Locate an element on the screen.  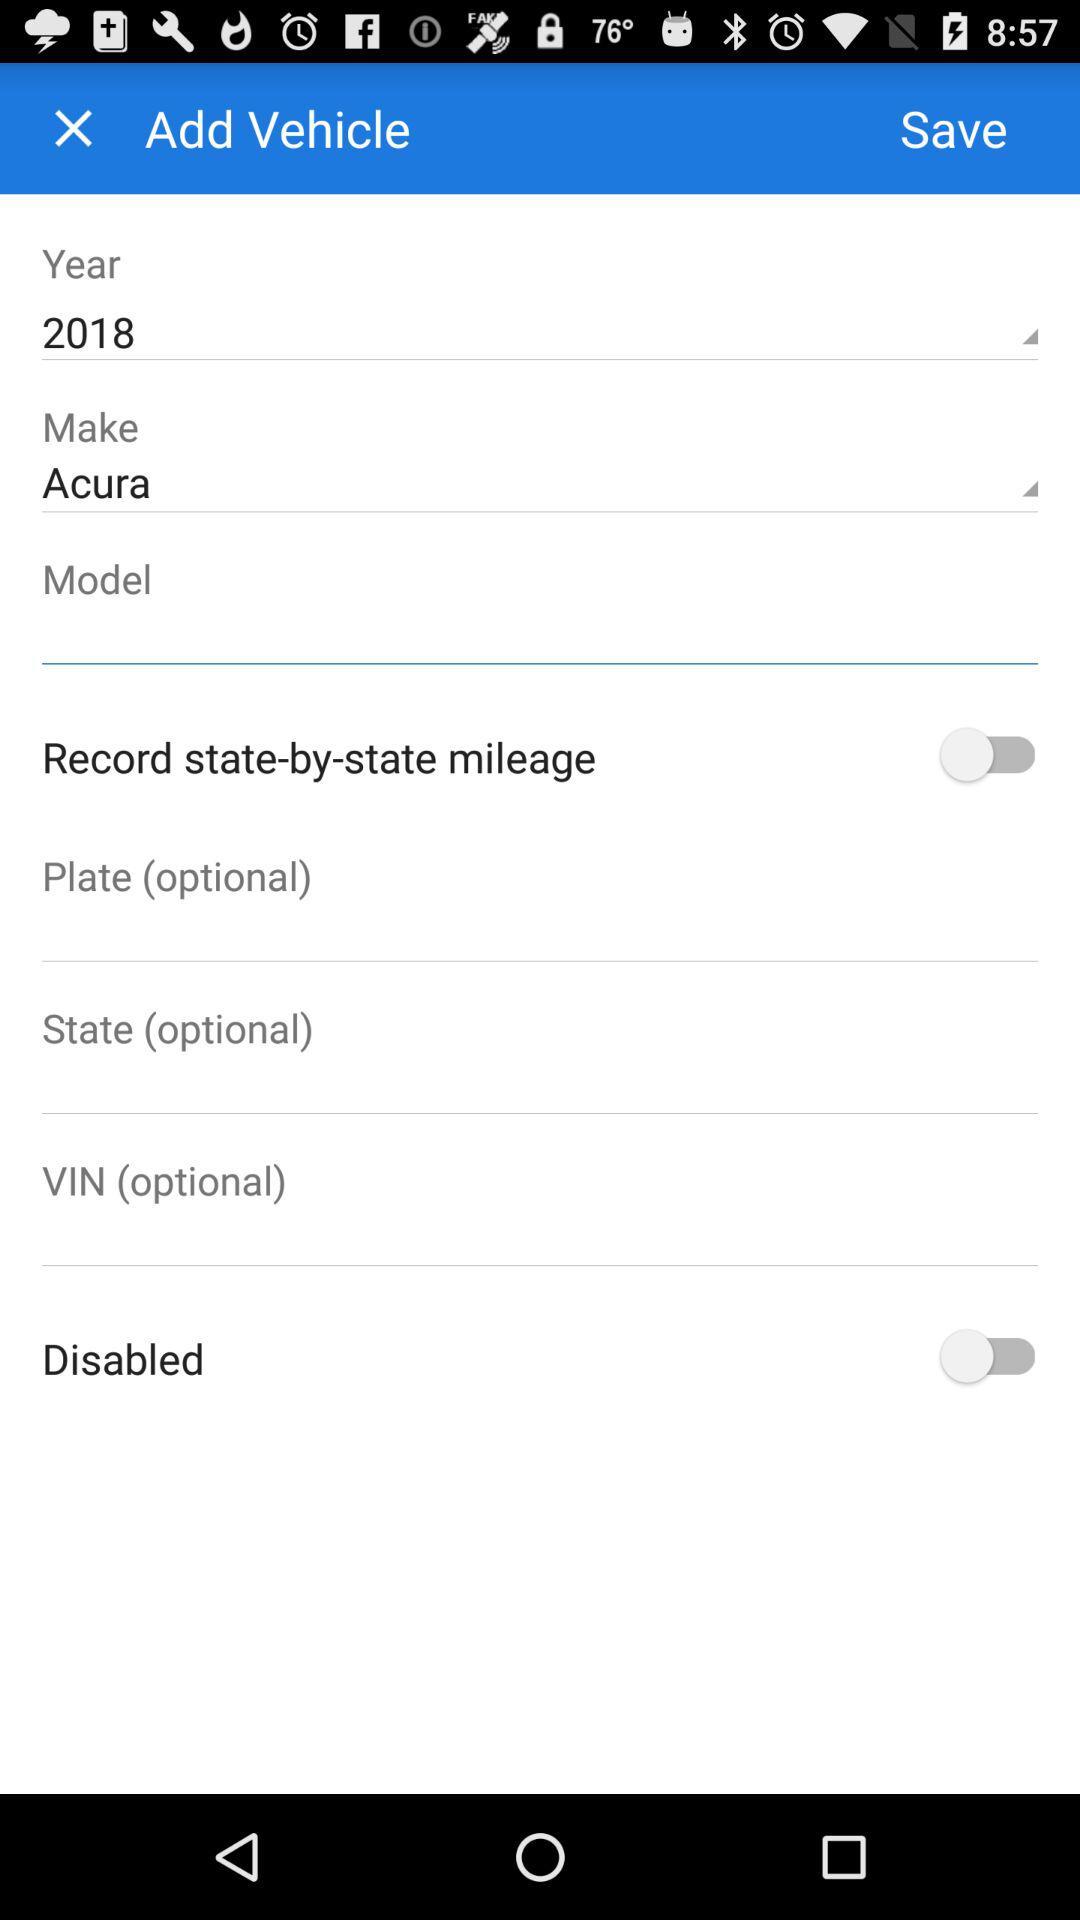
text box is located at coordinates (540, 633).